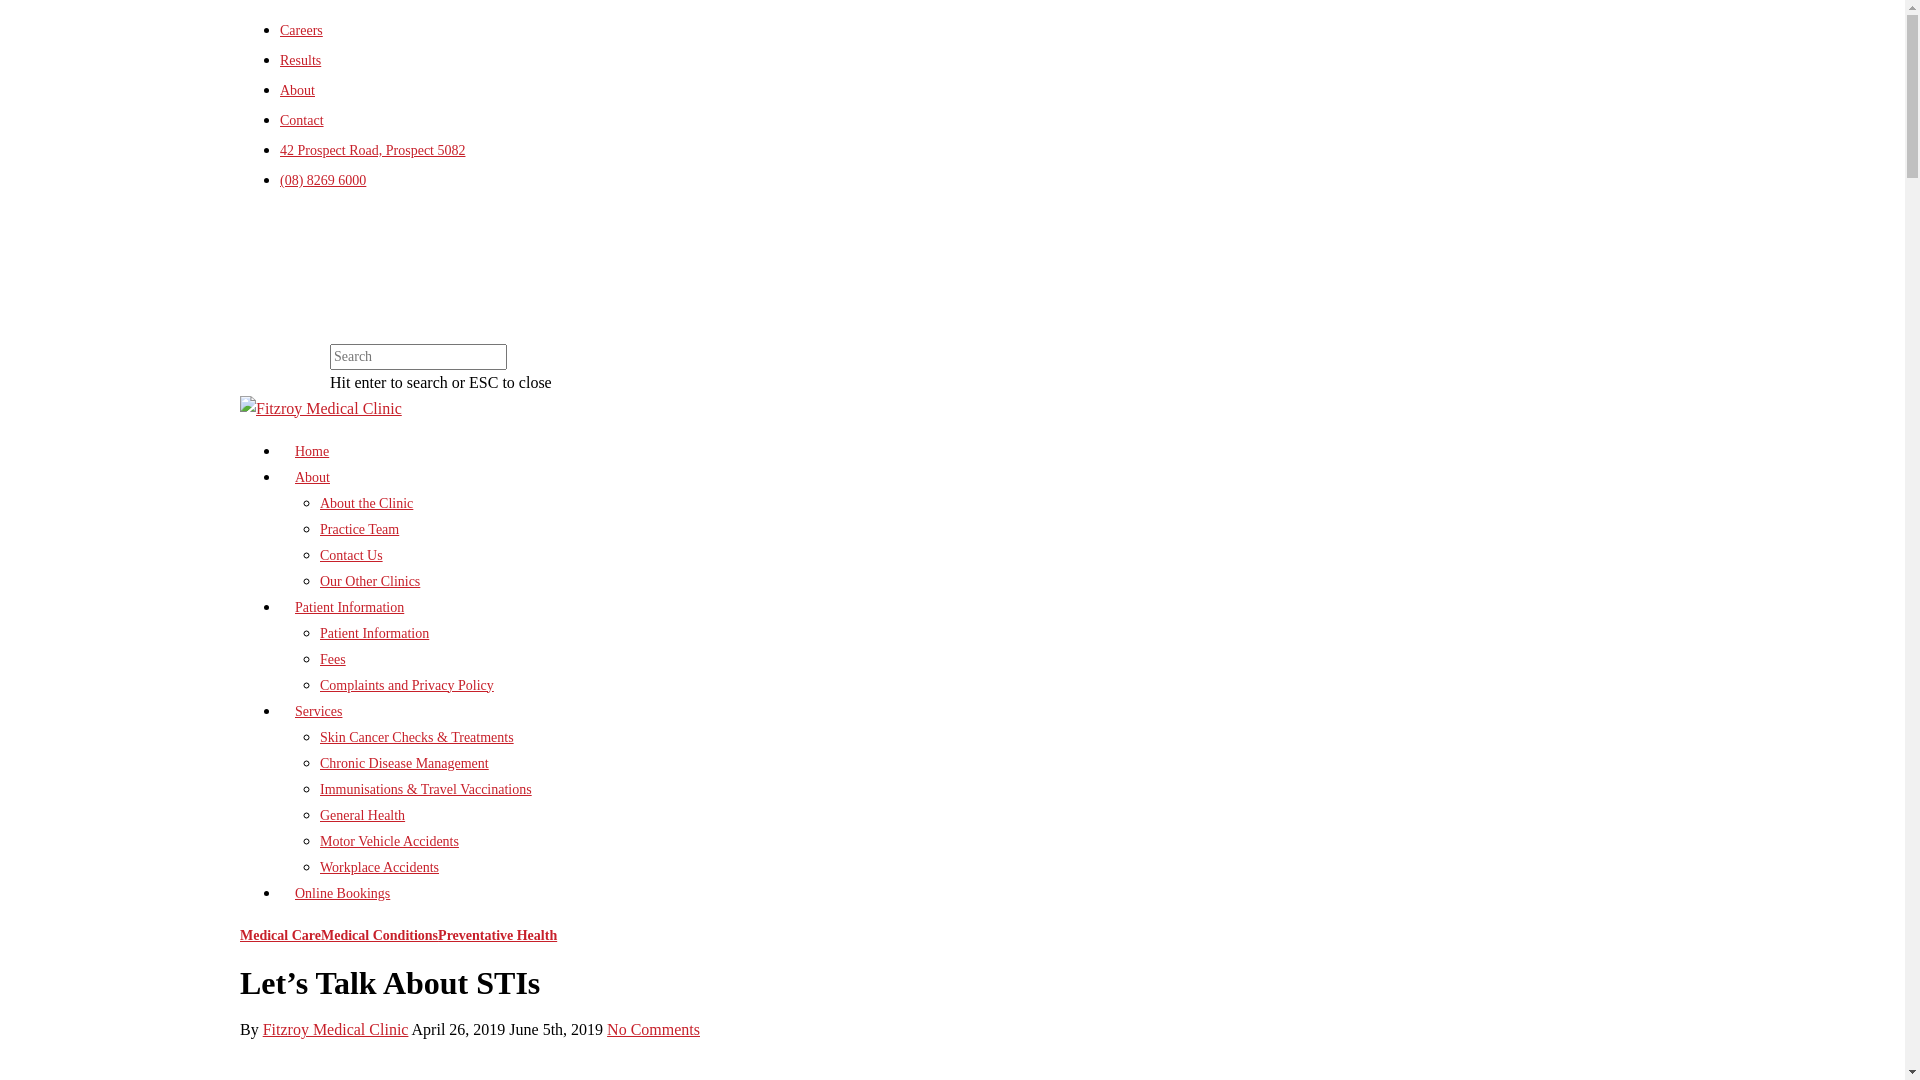 This screenshot has height=1080, width=1920. Describe the element at coordinates (374, 633) in the screenshot. I see `'Patient Information'` at that location.